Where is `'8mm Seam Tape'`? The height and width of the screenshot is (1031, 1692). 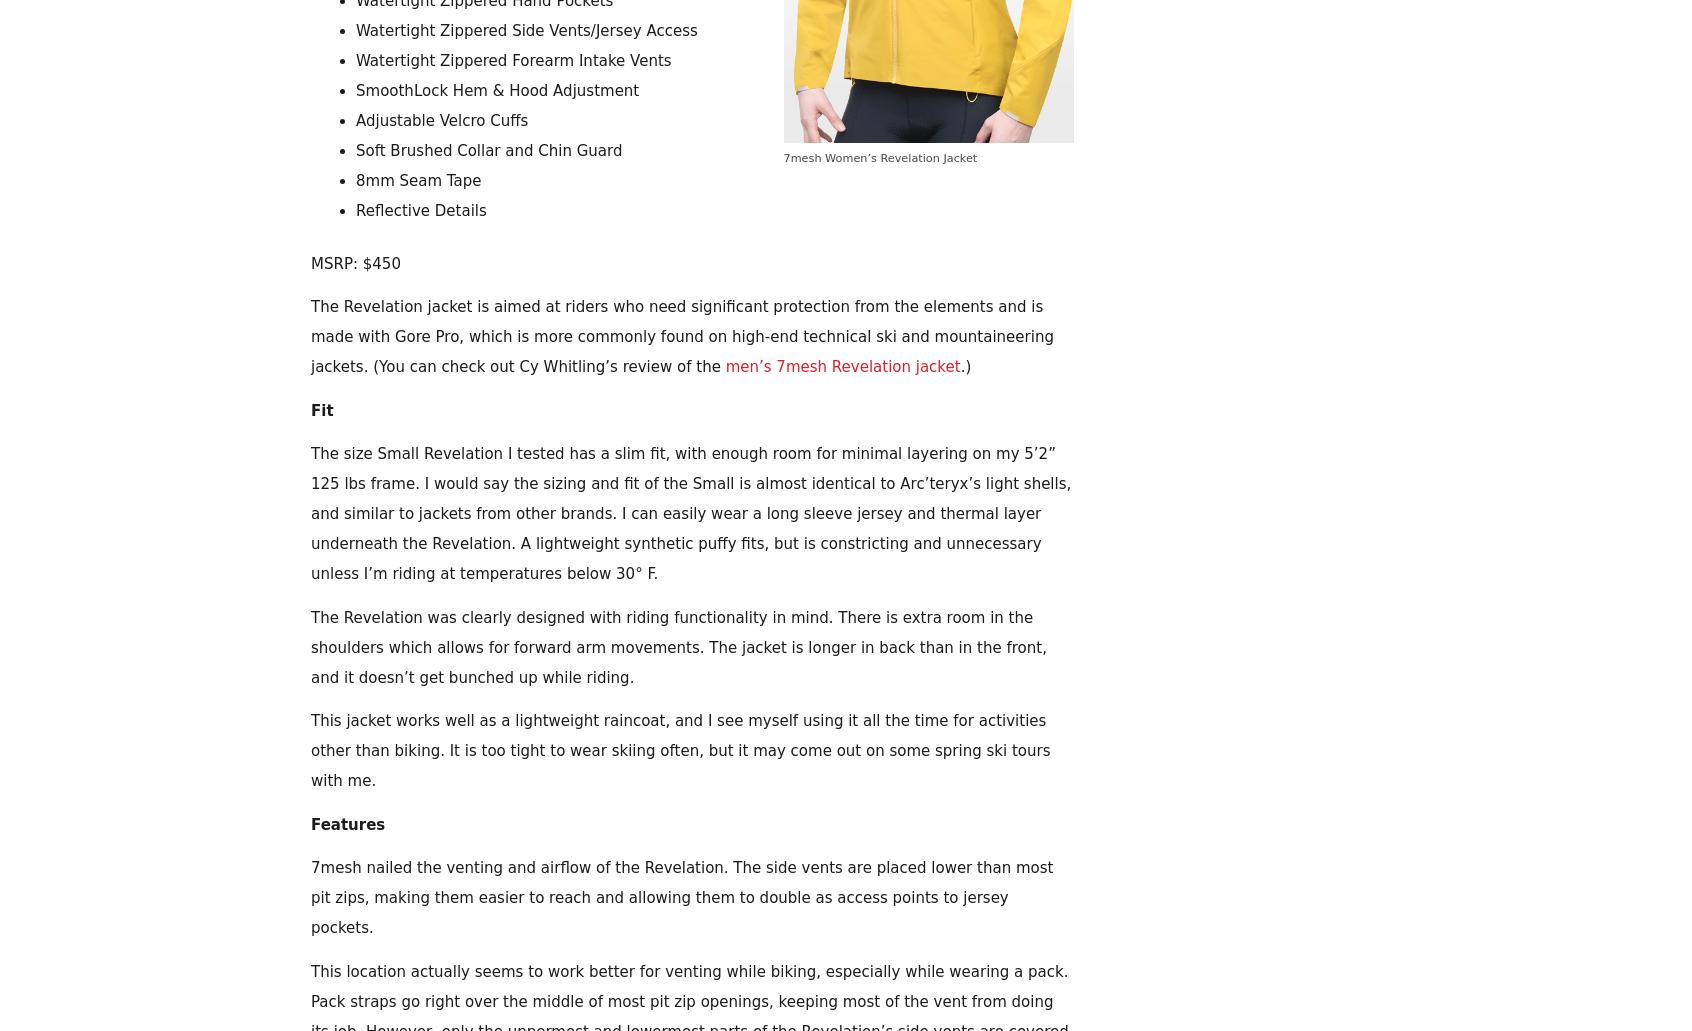 '8mm Seam Tape' is located at coordinates (418, 180).